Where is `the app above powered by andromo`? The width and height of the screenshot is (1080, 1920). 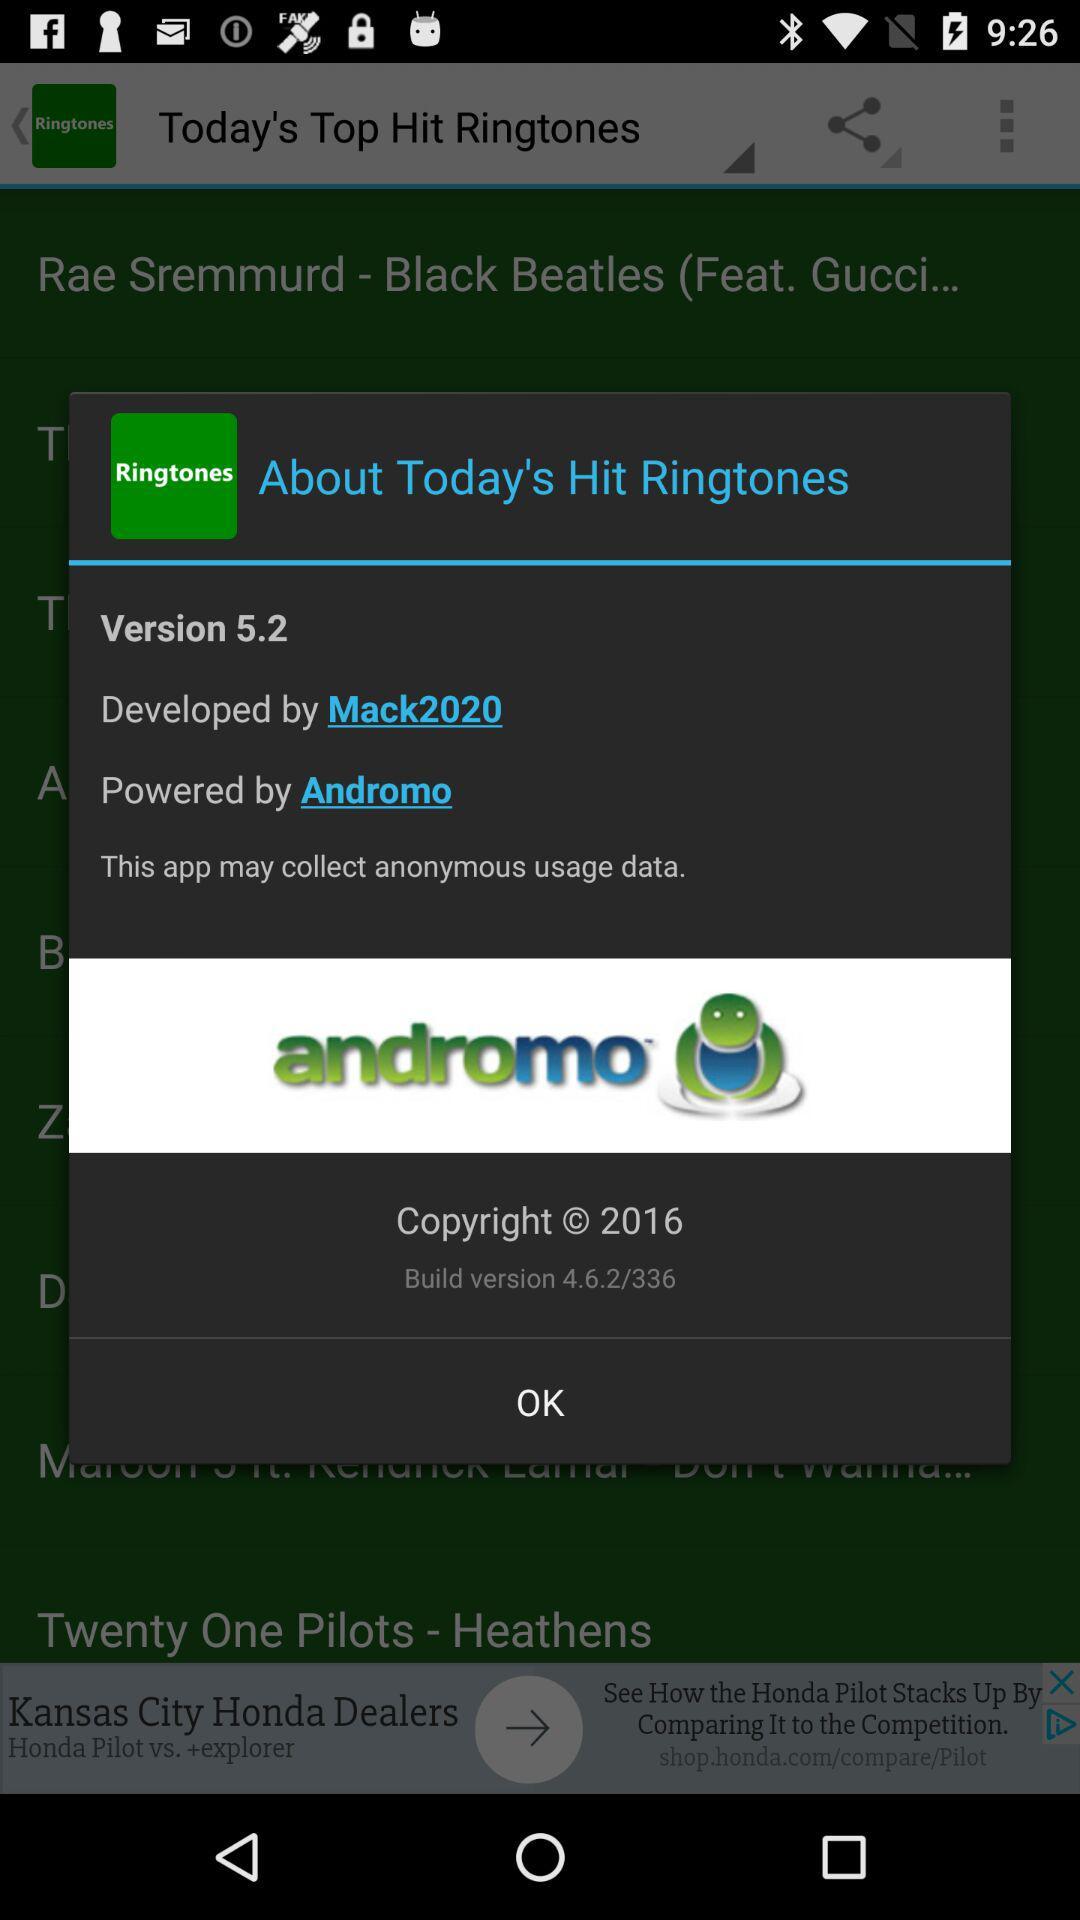 the app above powered by andromo is located at coordinates (540, 722).